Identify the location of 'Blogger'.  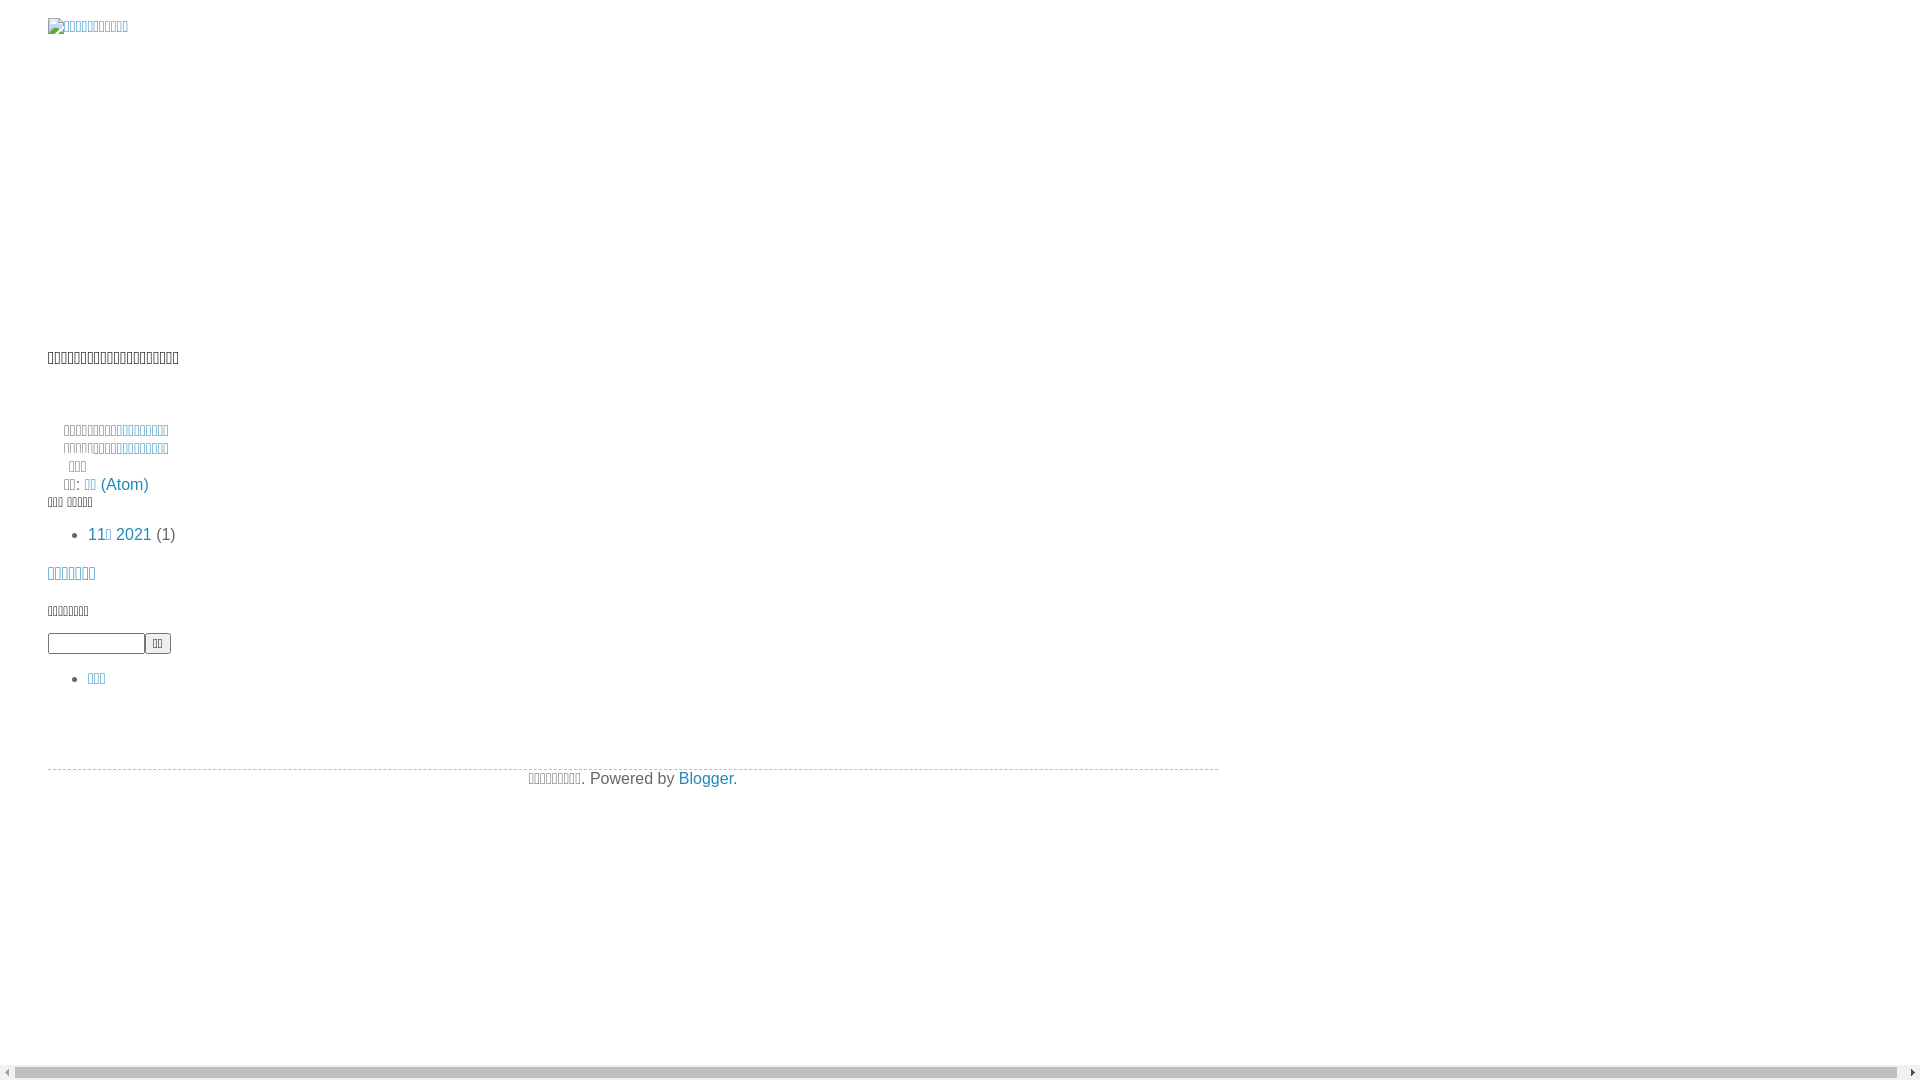
(705, 777).